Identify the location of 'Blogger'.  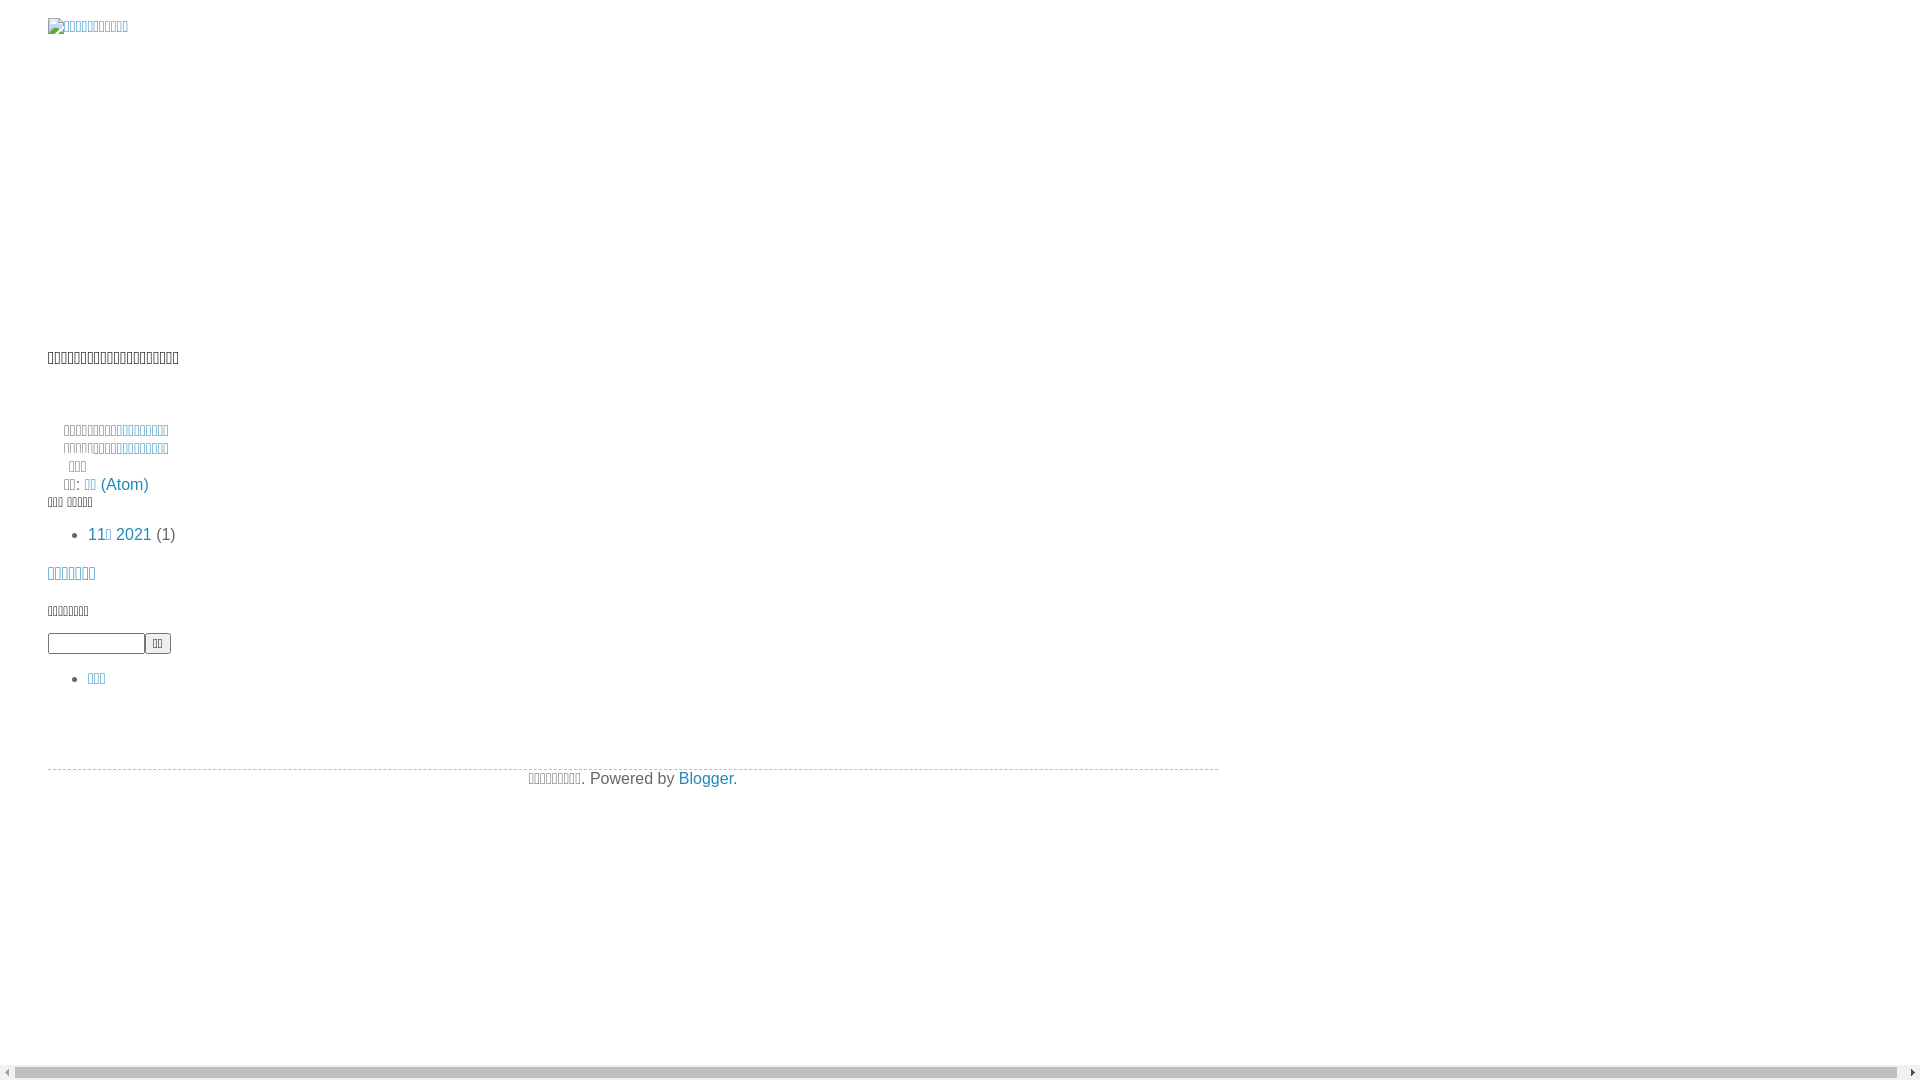
(705, 777).